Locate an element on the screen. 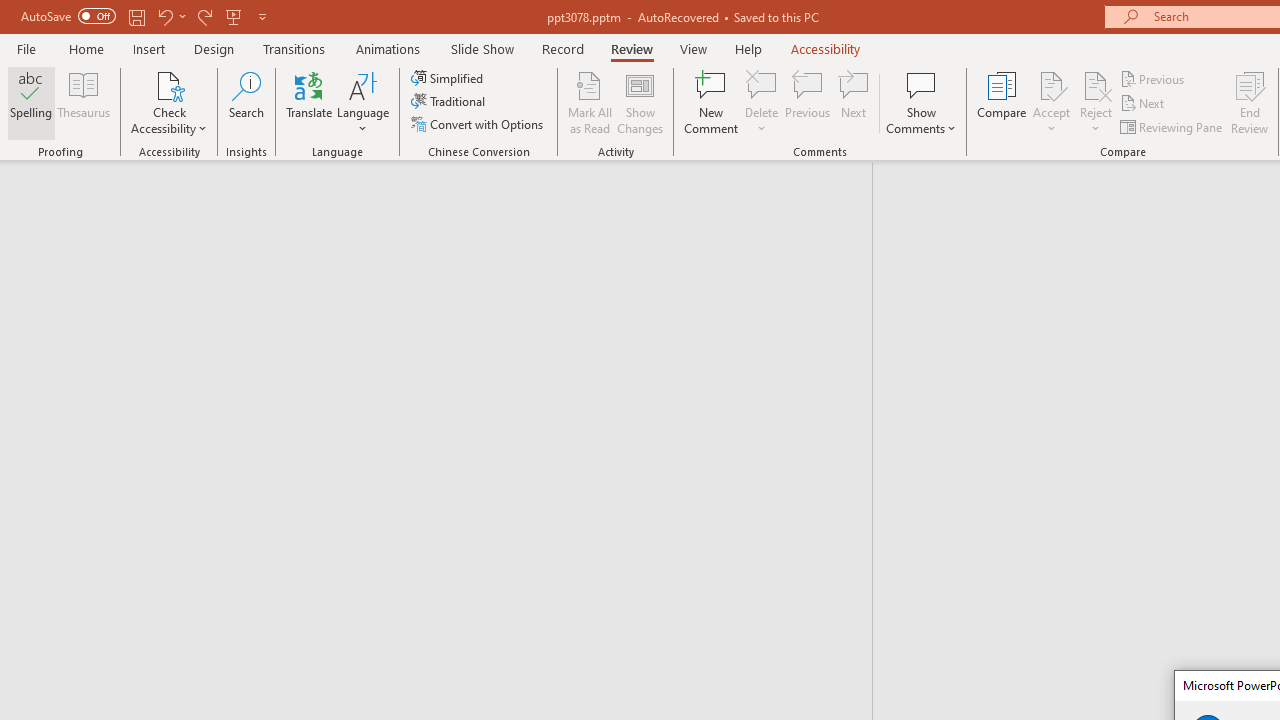 This screenshot has height=720, width=1280. 'Convert with Options...' is located at coordinates (478, 124).